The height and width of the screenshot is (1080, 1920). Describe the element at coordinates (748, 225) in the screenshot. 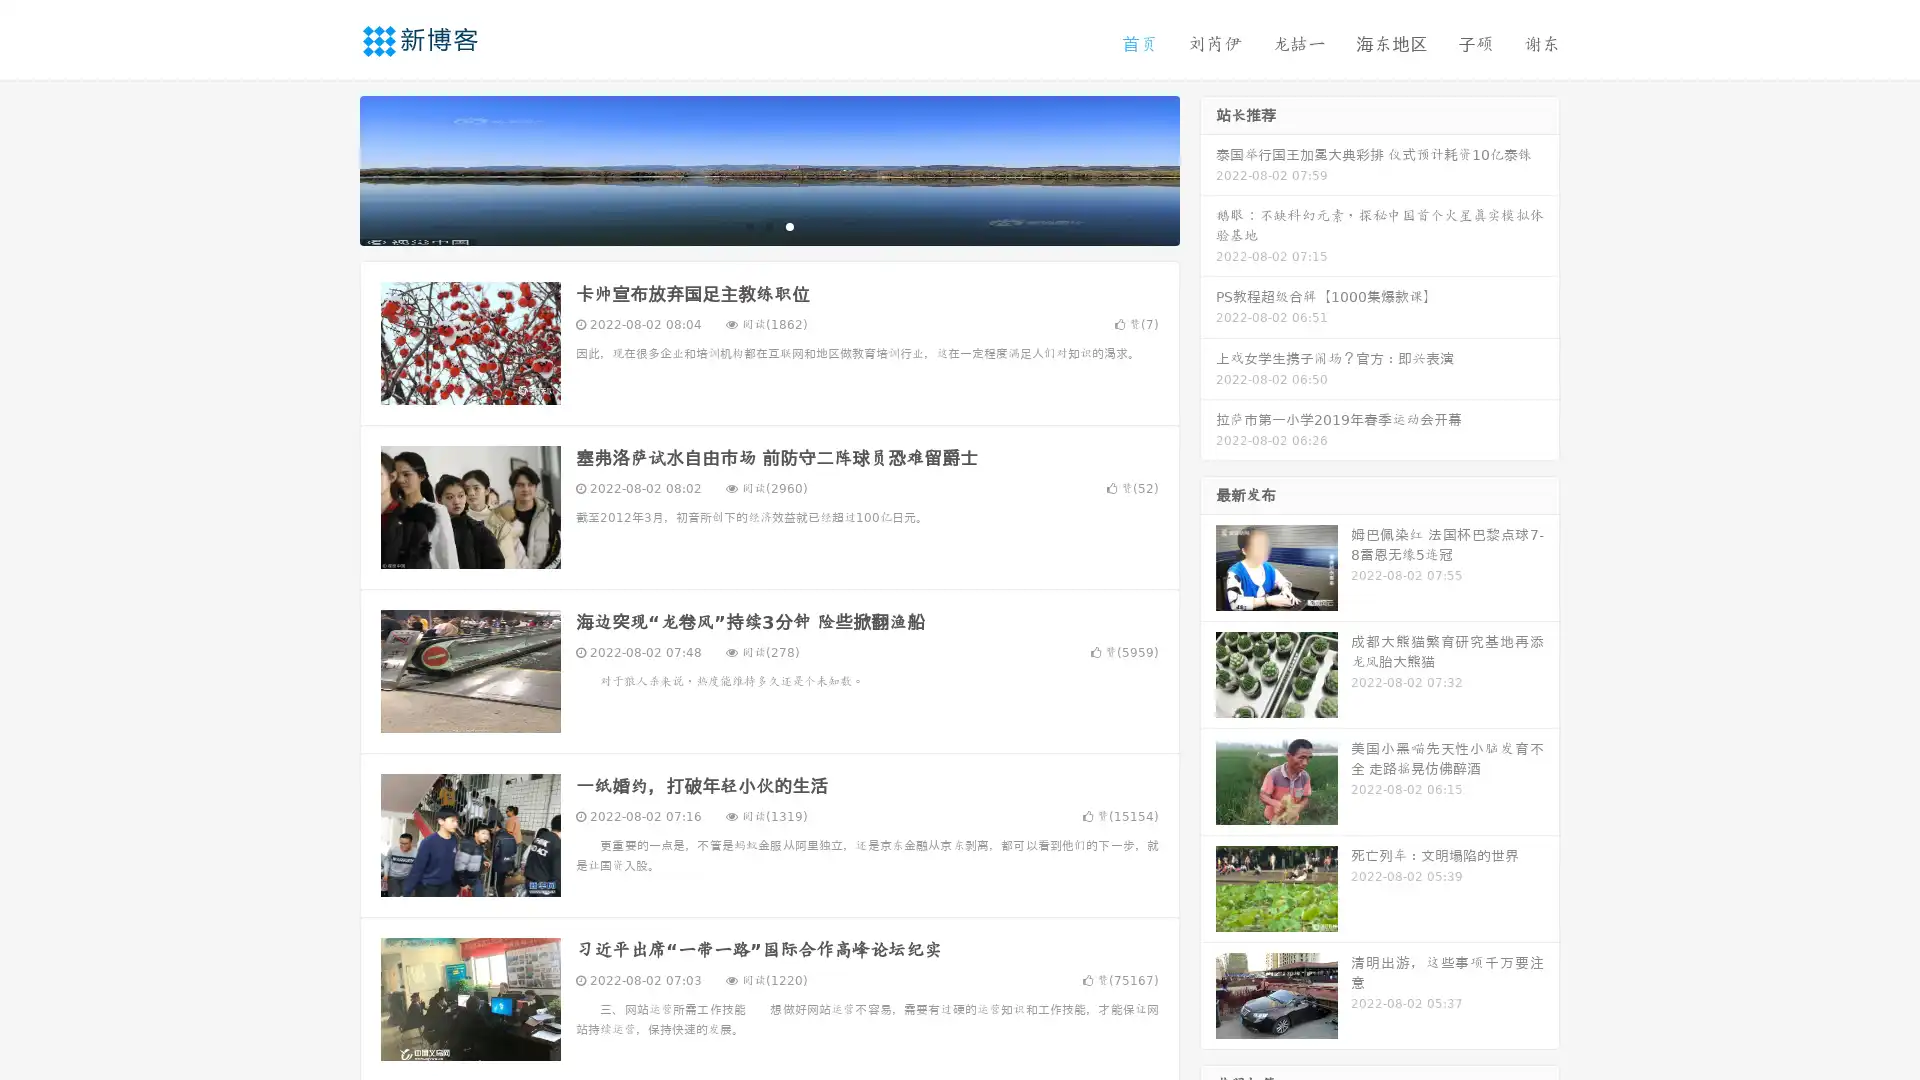

I see `Go to slide 1` at that location.